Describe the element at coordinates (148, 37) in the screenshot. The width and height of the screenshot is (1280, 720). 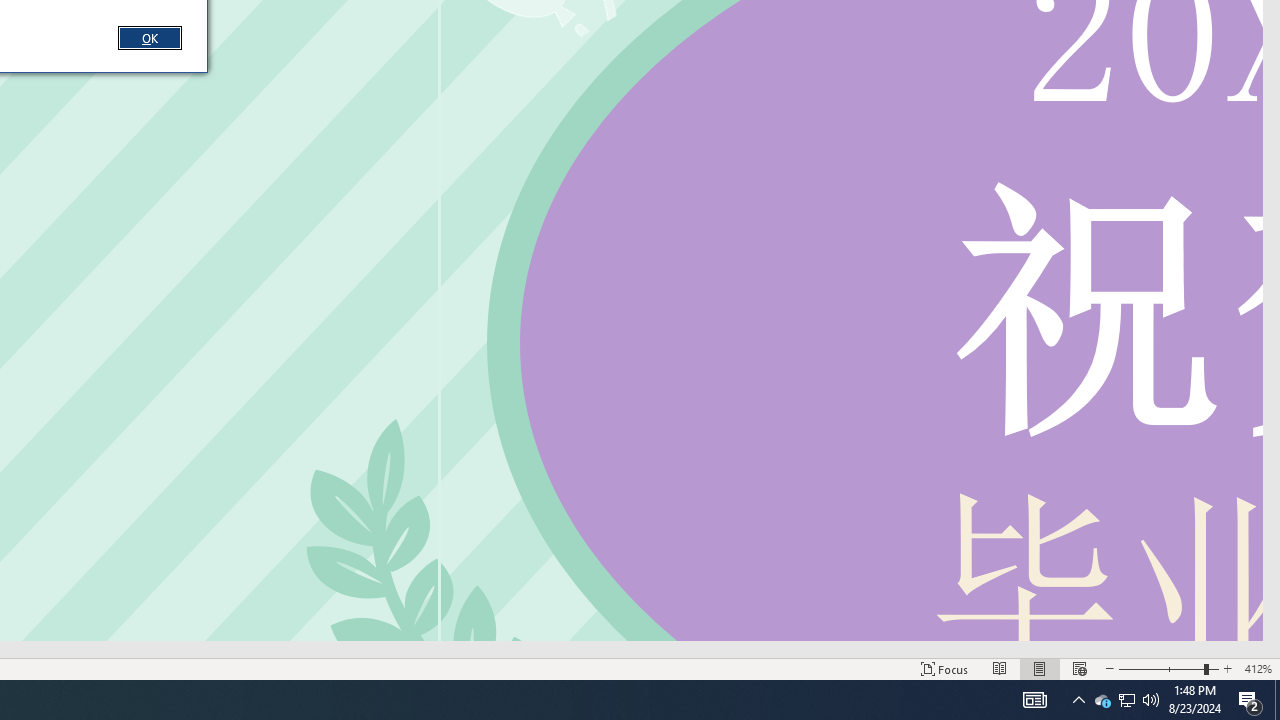
I see `'OK'` at that location.